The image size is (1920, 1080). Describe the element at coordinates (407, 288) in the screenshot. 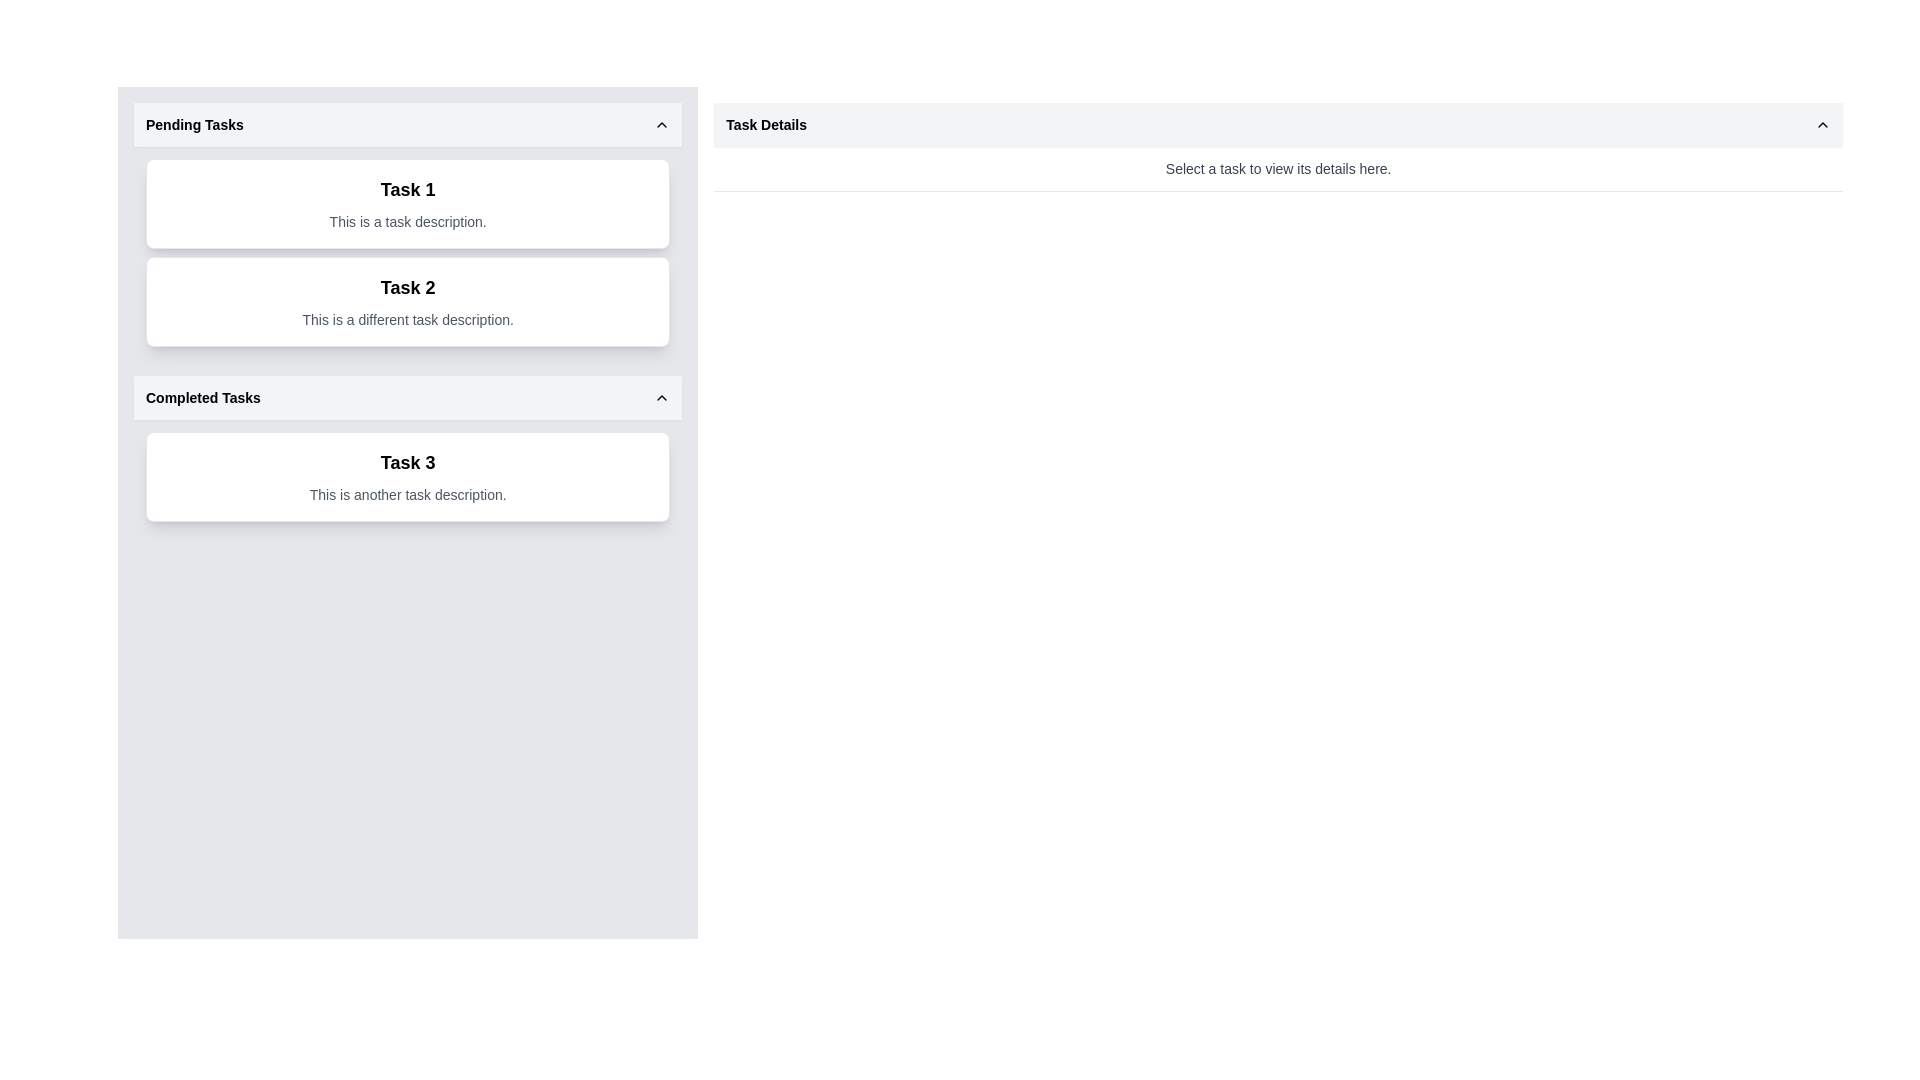

I see `the title text of the second card in the 'Pending Tasks' section, which identifies the associated task, positioned between 'Task 1' and 'Task 3'` at that location.